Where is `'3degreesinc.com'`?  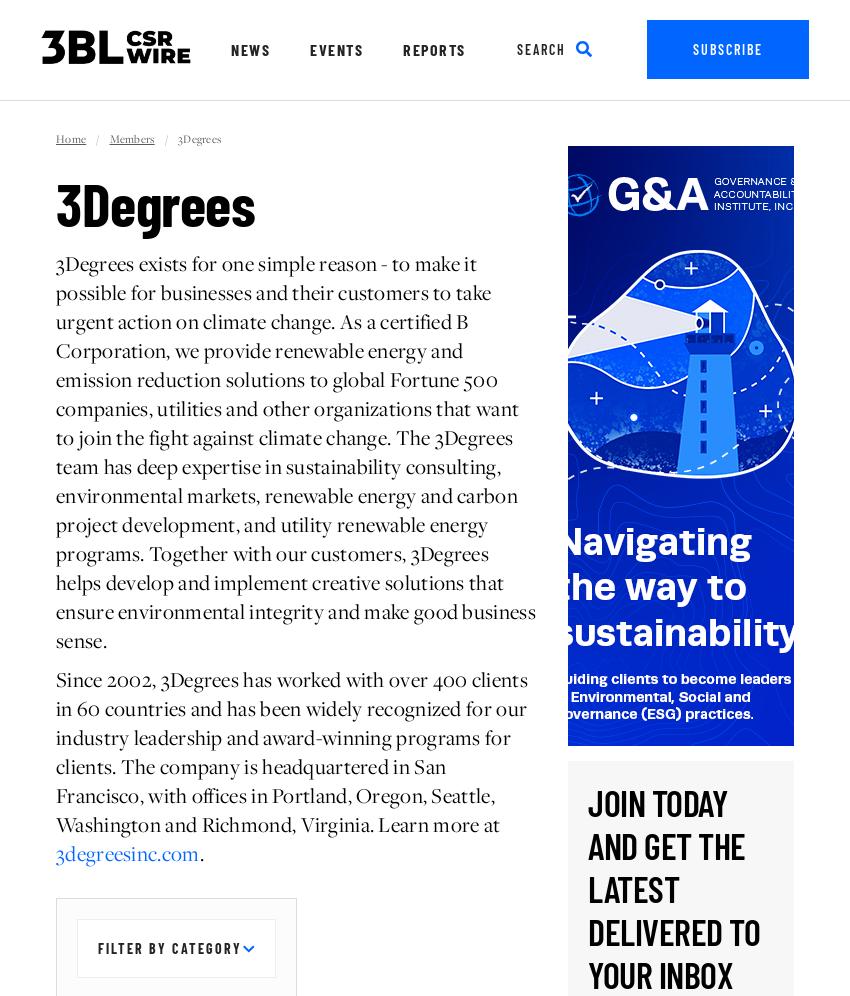 '3degreesinc.com' is located at coordinates (126, 853).